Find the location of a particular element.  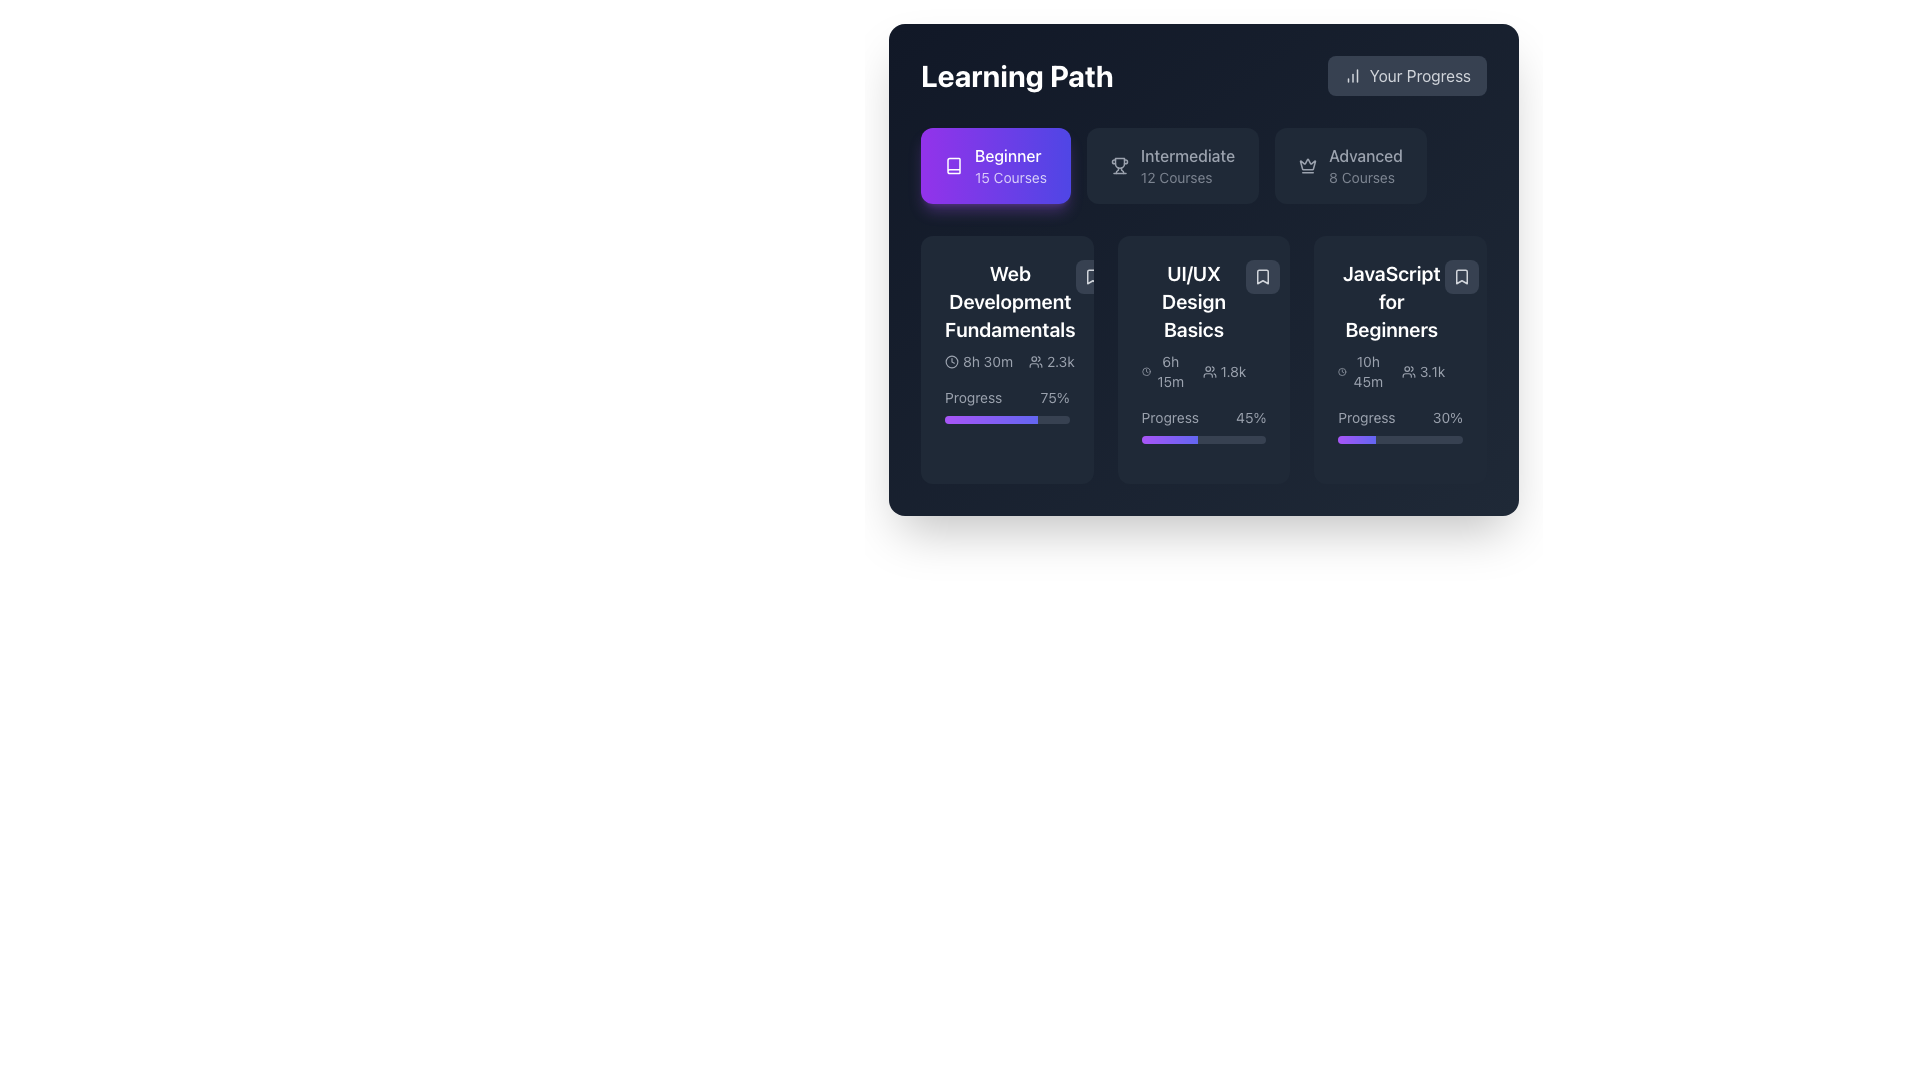

displayed information of the Text with clock icon showing '10h 45m' in the 'JavaScript for Beginners' course card is located at coordinates (1361, 371).